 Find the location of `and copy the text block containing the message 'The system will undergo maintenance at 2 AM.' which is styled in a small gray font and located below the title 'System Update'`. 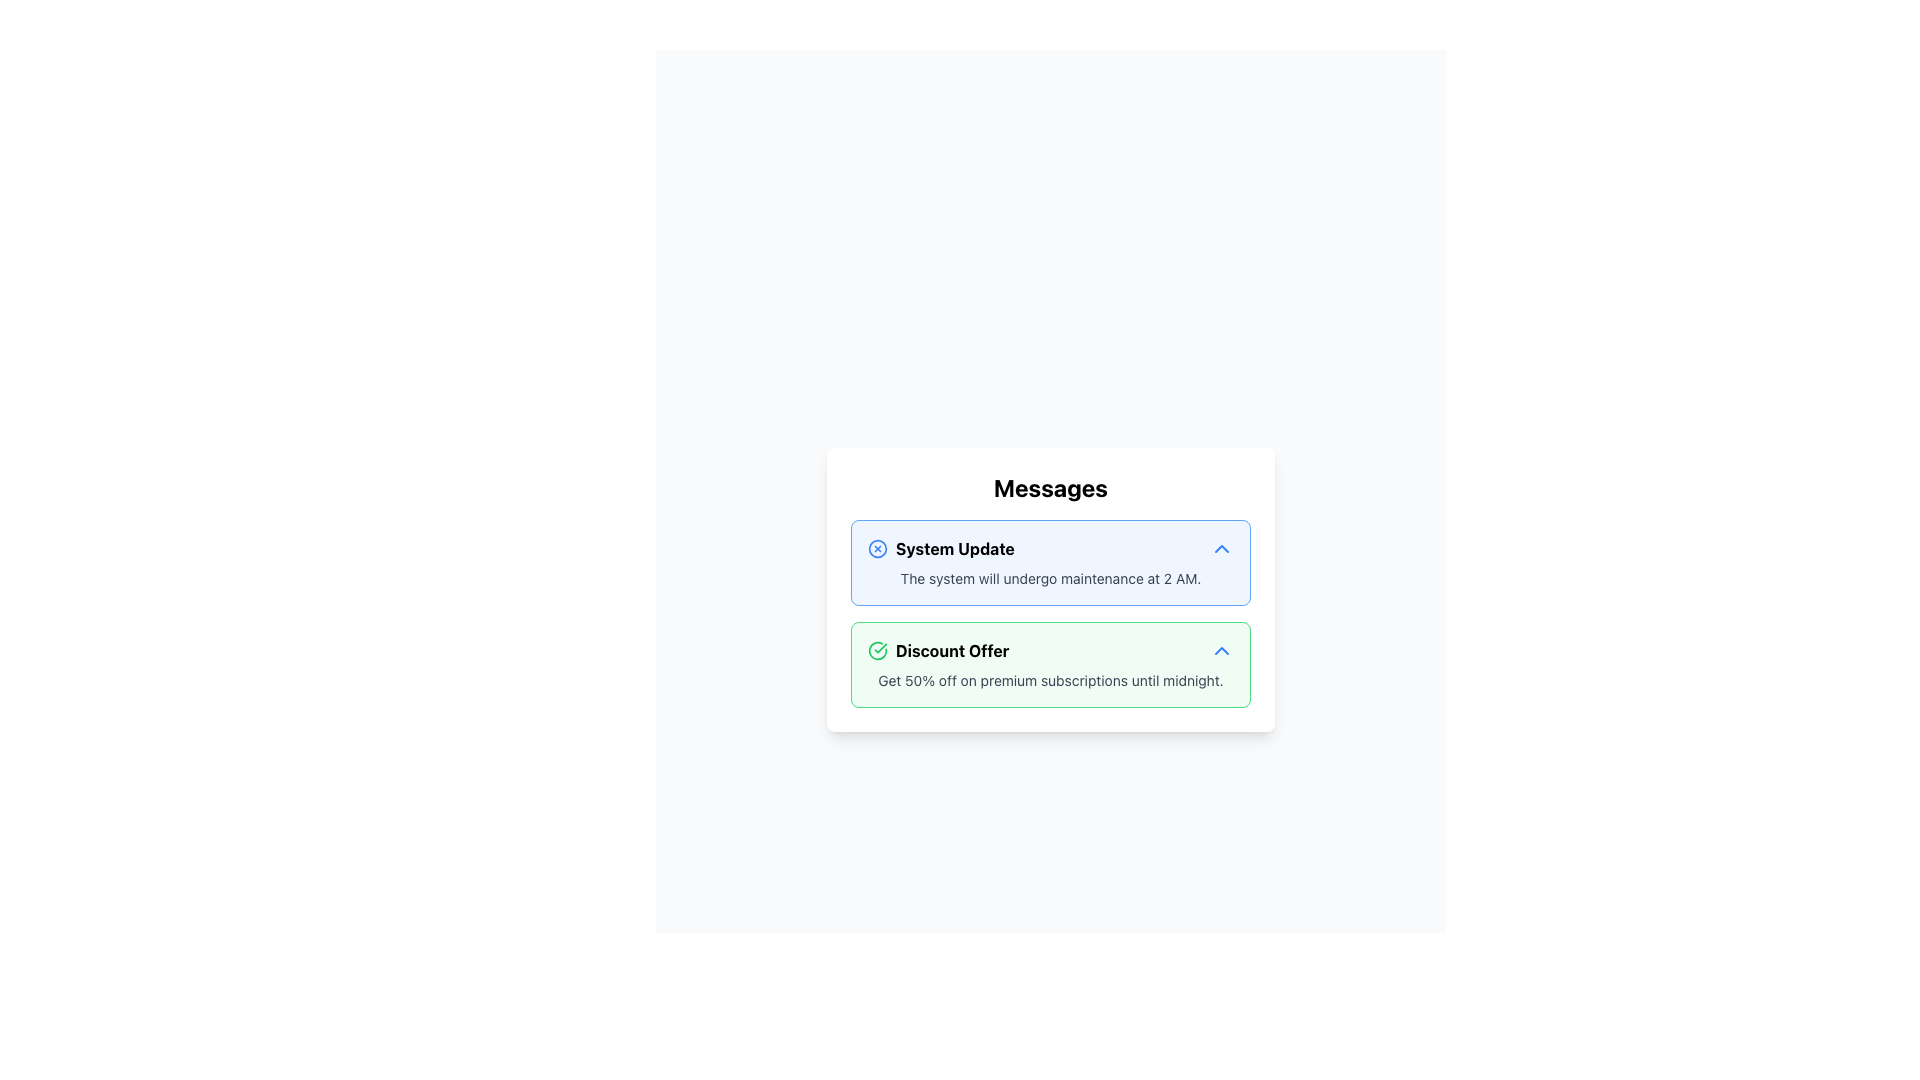

and copy the text block containing the message 'The system will undergo maintenance at 2 AM.' which is styled in a small gray font and located below the title 'System Update' is located at coordinates (1050, 578).